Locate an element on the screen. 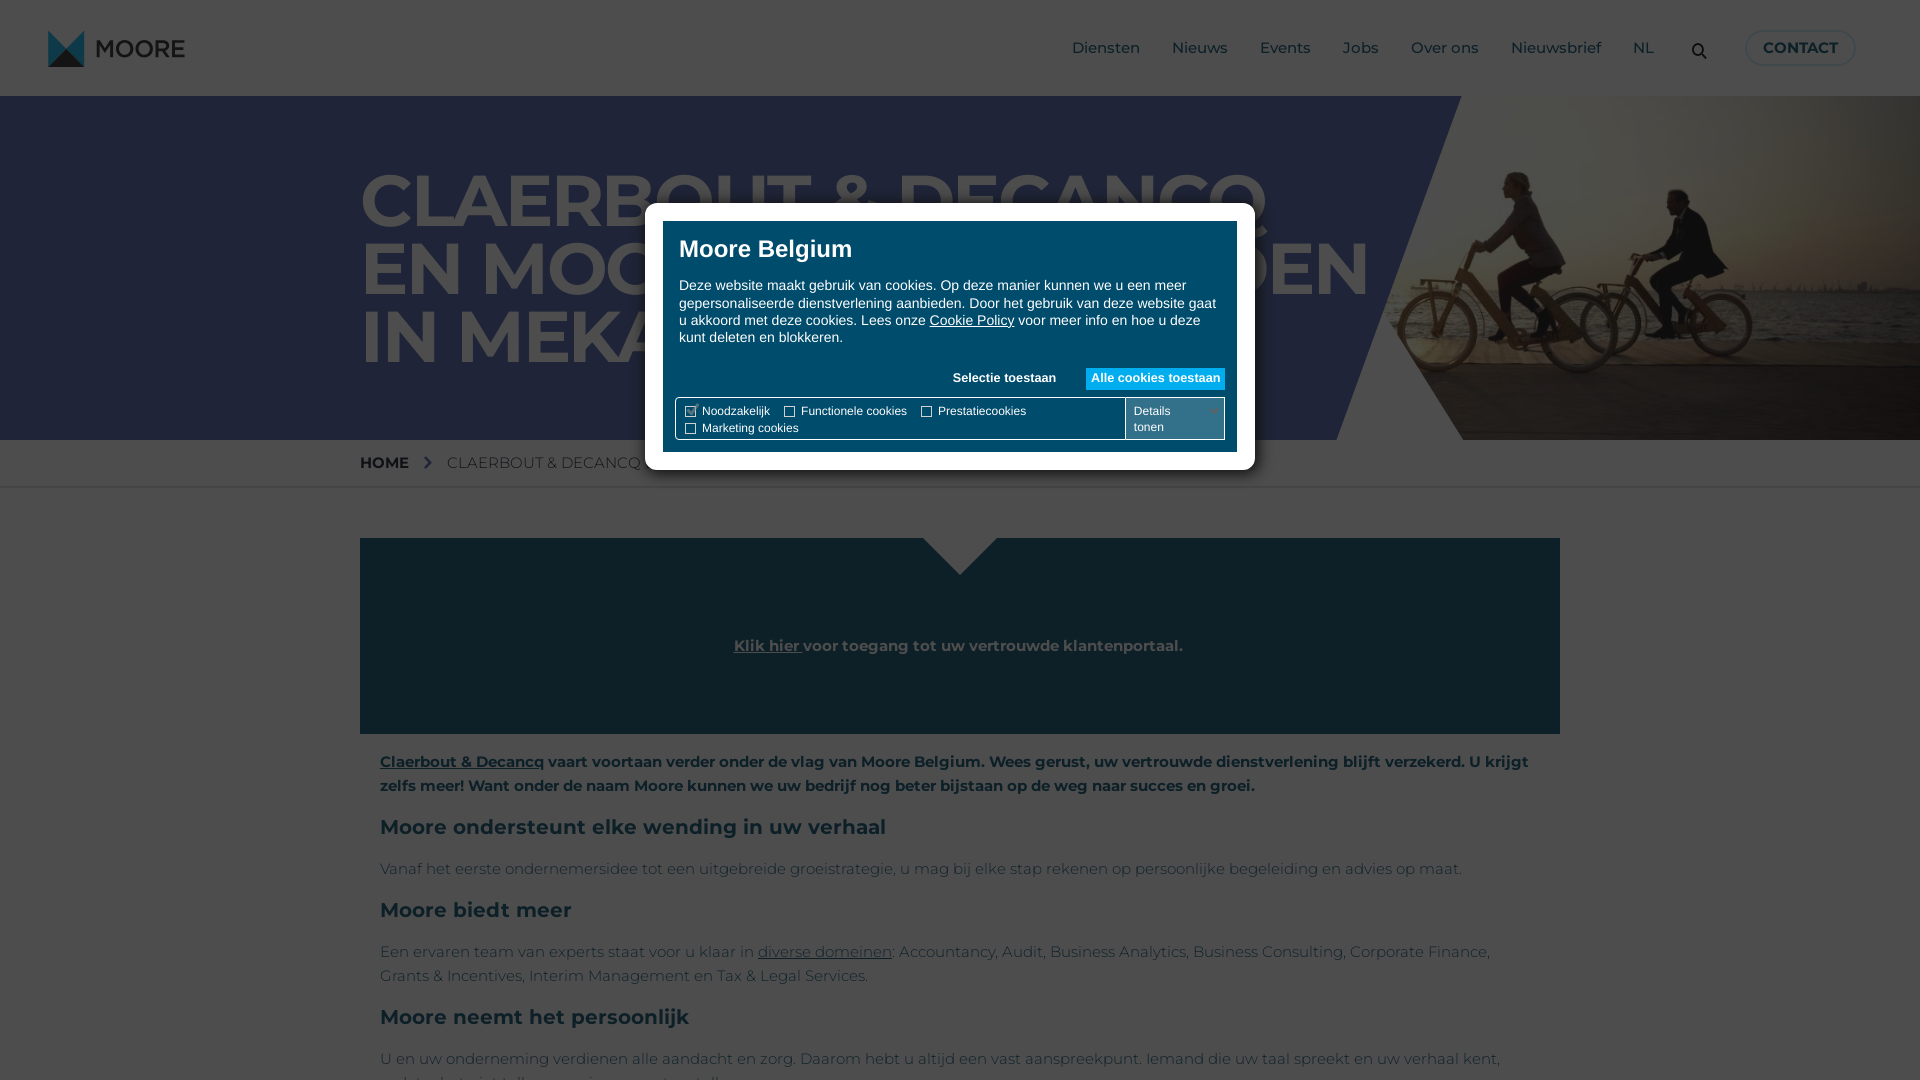  'Cookie Policy' is located at coordinates (929, 319).